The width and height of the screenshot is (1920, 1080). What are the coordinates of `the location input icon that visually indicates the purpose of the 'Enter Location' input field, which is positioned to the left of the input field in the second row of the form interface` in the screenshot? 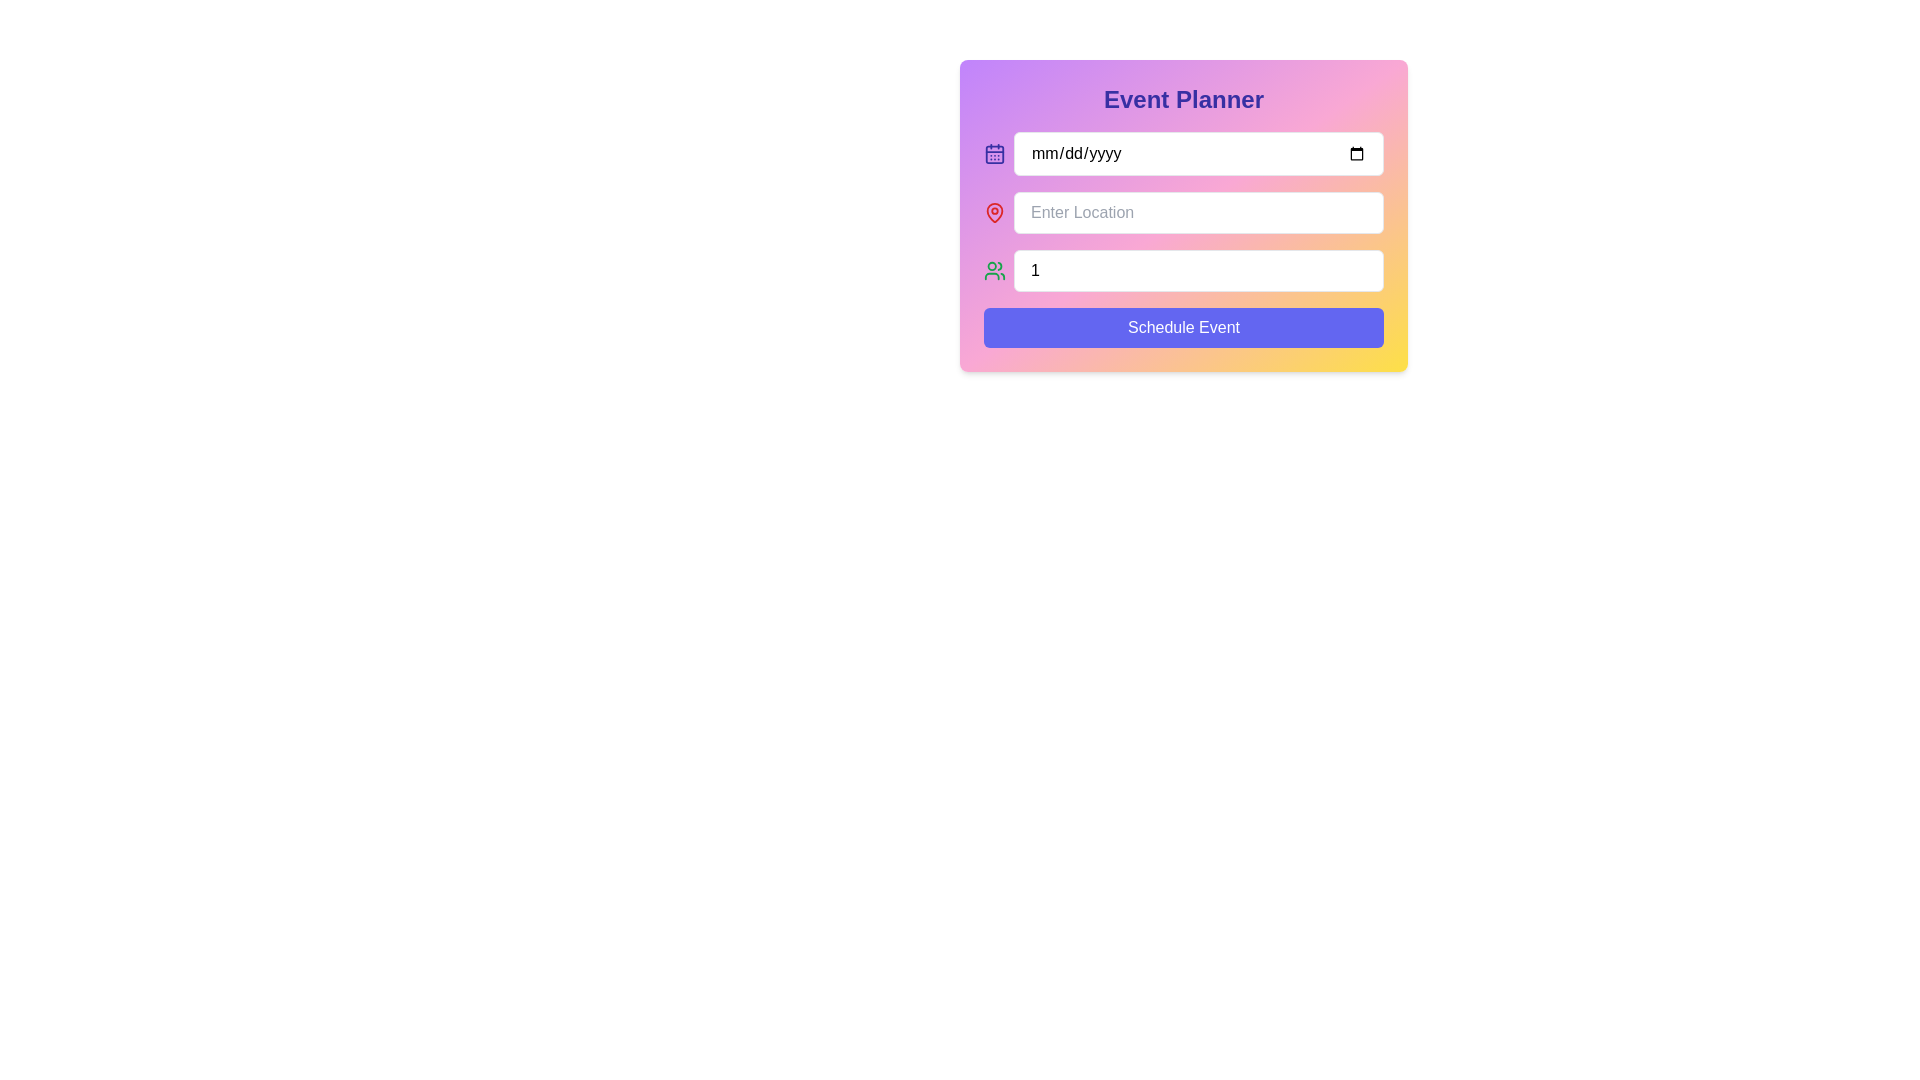 It's located at (994, 212).